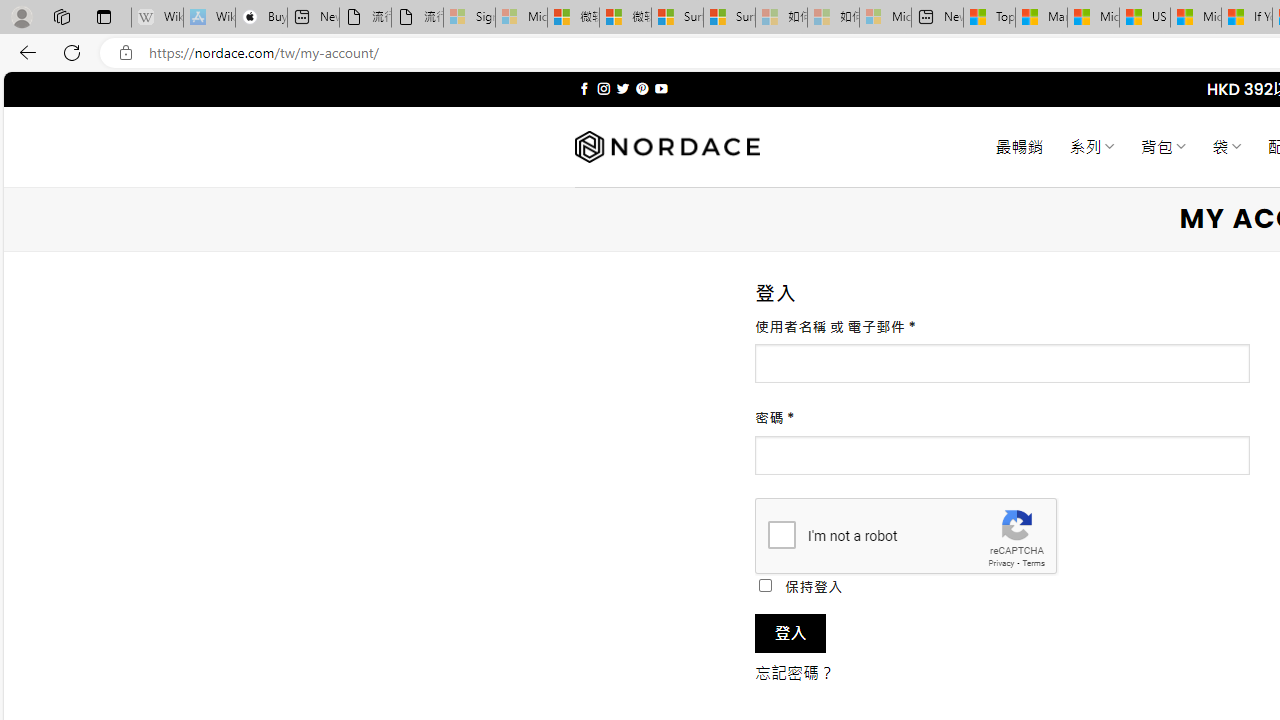 The image size is (1280, 720). What do you see at coordinates (1144, 17) in the screenshot?
I see `'US Heat Deaths Soared To Record High Last Year'` at bounding box center [1144, 17].